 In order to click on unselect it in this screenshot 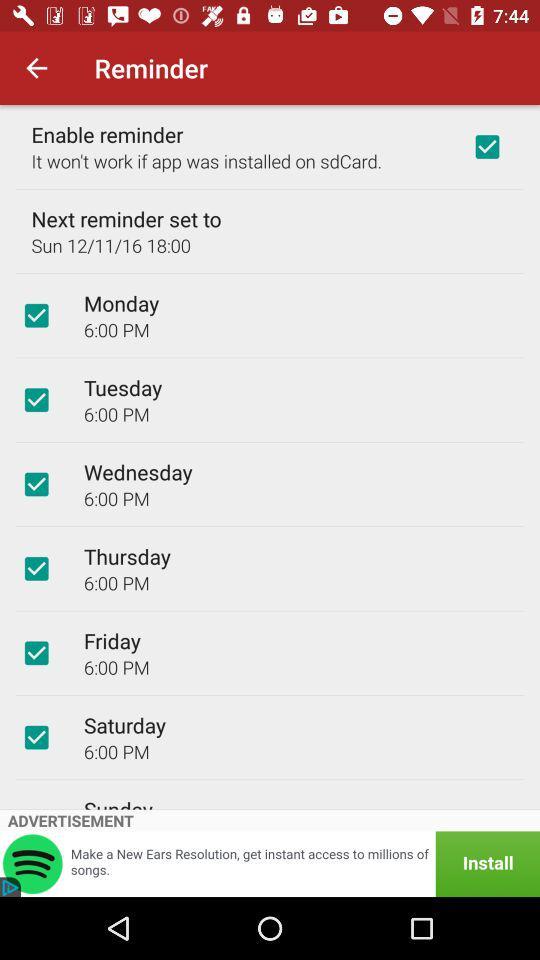, I will do `click(36, 399)`.